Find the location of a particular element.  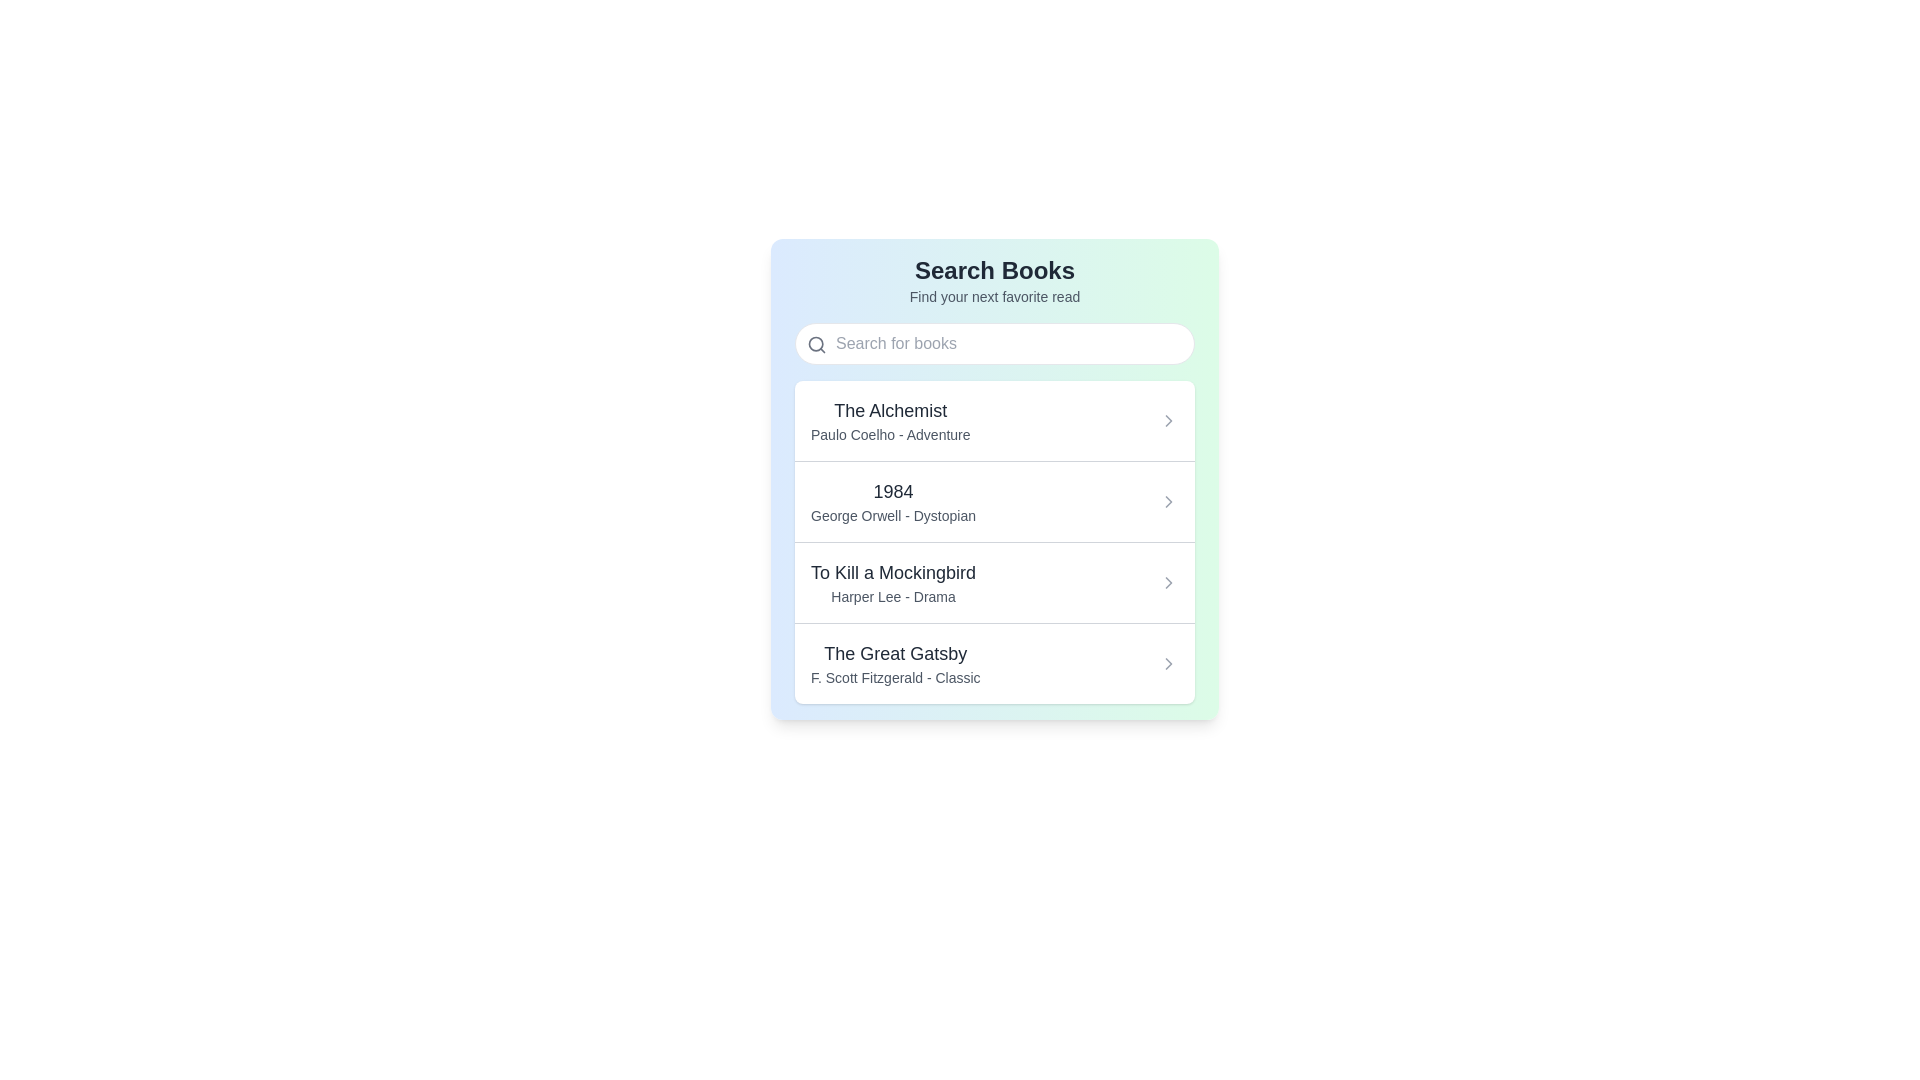

the list item for the book 'The Great Gatsby' by F. Scott Fitzgerald is located at coordinates (994, 663).